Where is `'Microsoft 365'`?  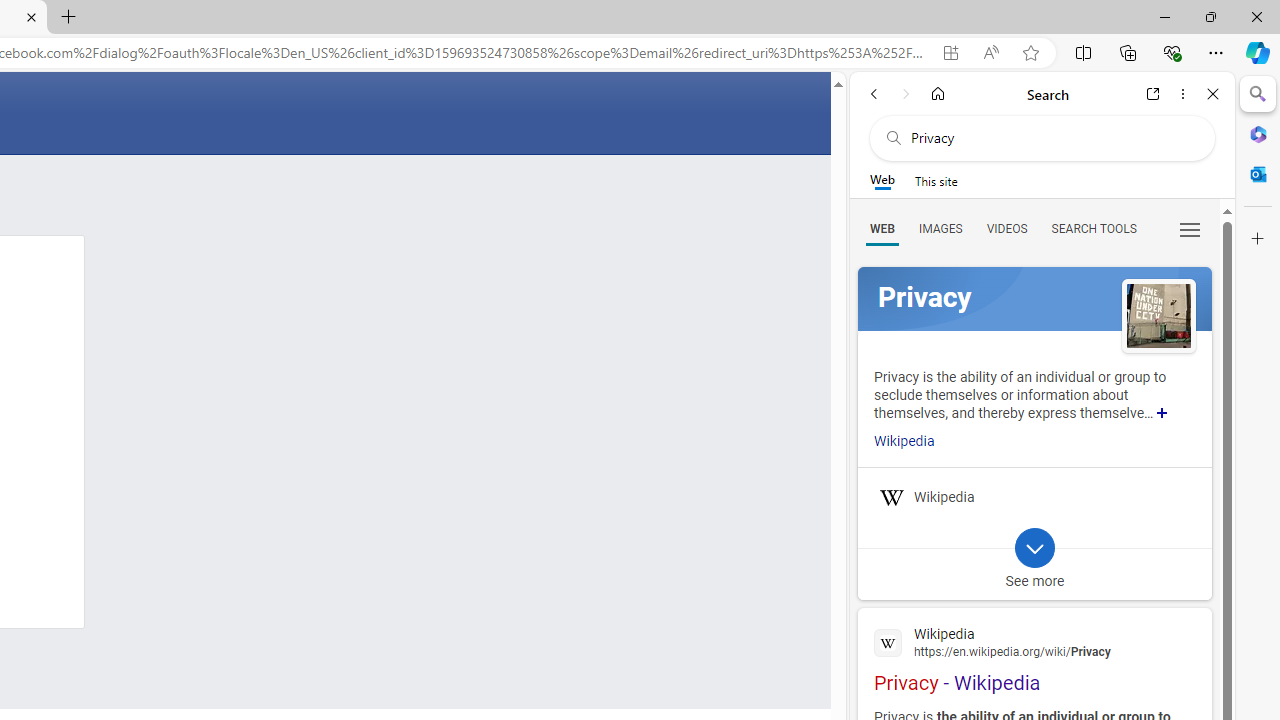 'Microsoft 365' is located at coordinates (1257, 133).